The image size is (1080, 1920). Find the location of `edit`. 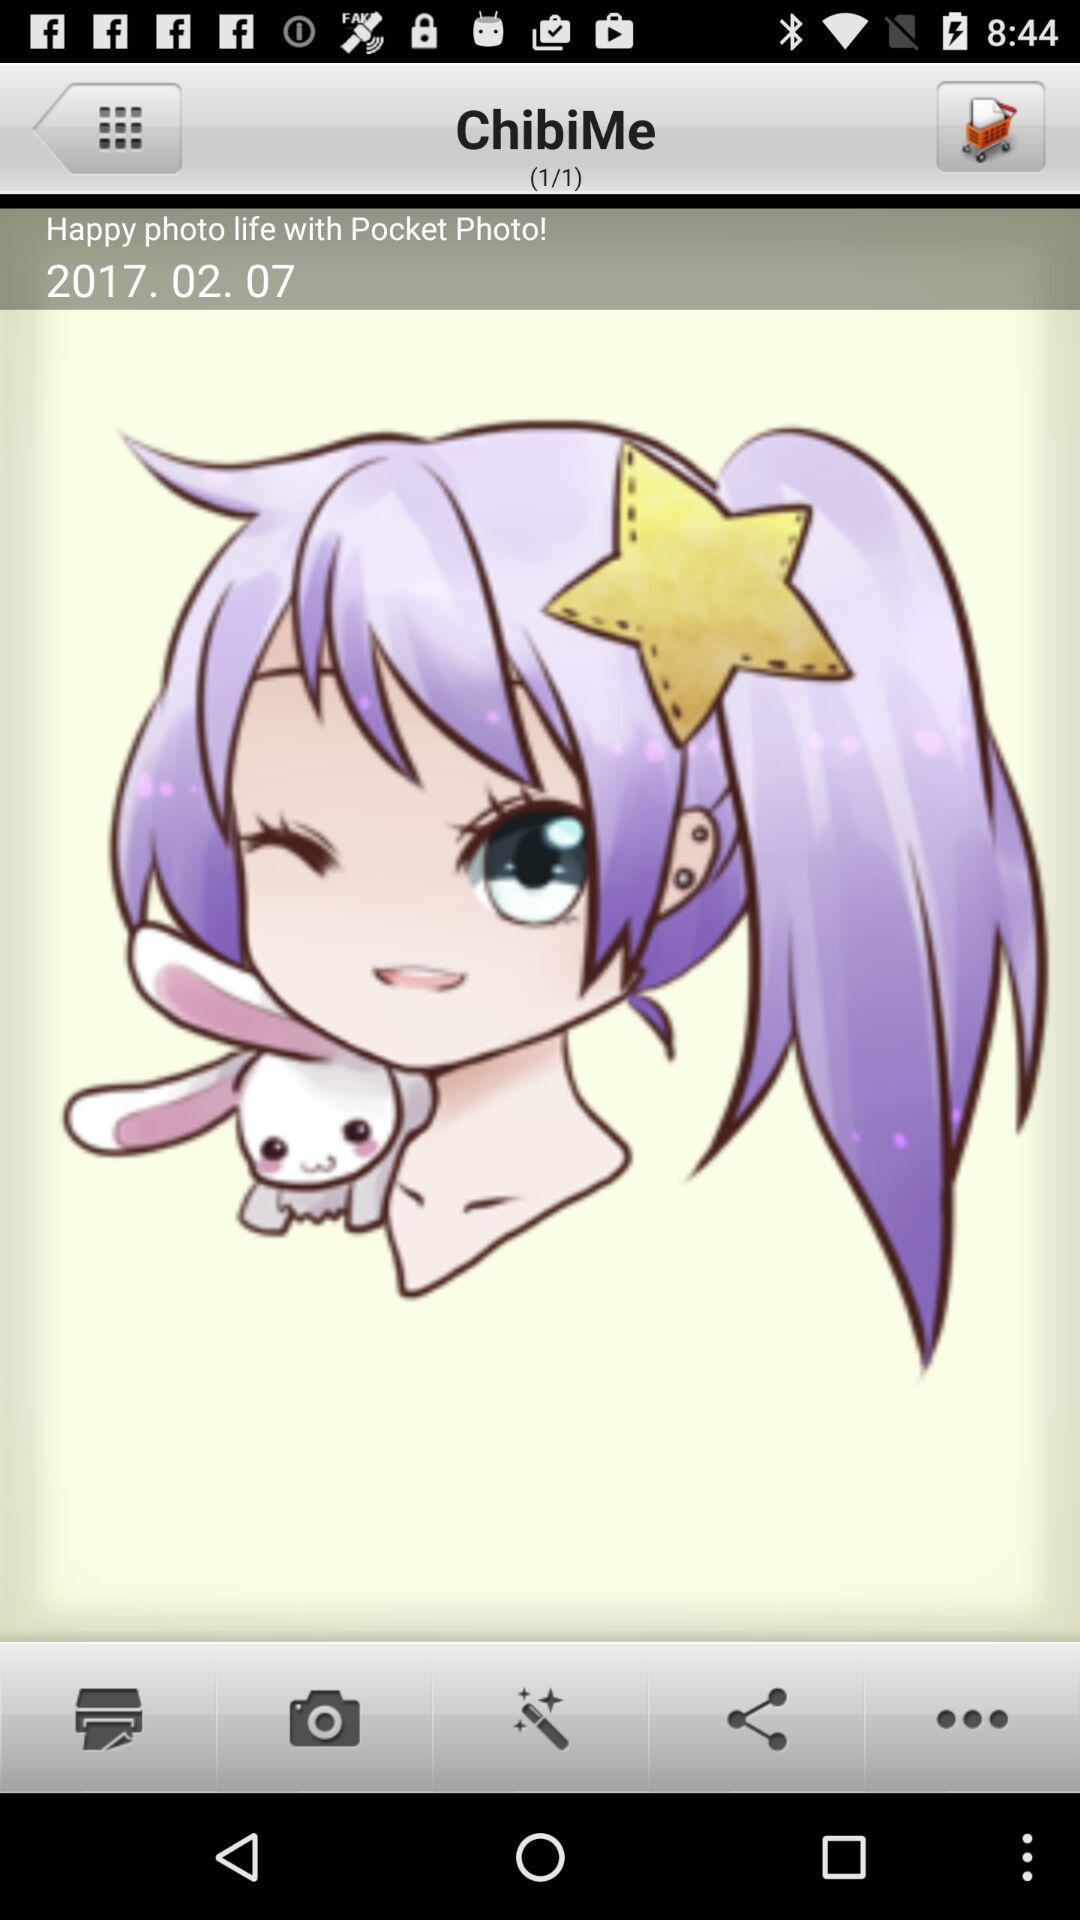

edit is located at coordinates (540, 1716).